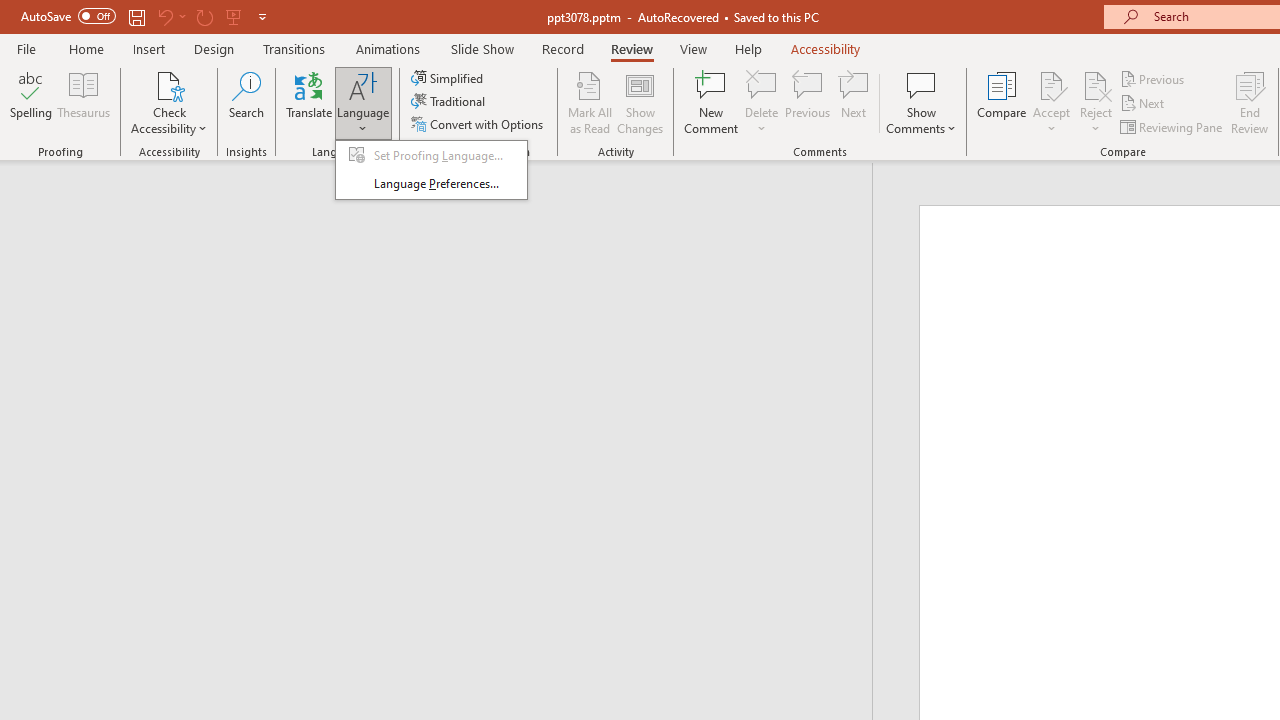 This screenshot has width=1280, height=720. What do you see at coordinates (1153, 78) in the screenshot?
I see `'Previous'` at bounding box center [1153, 78].